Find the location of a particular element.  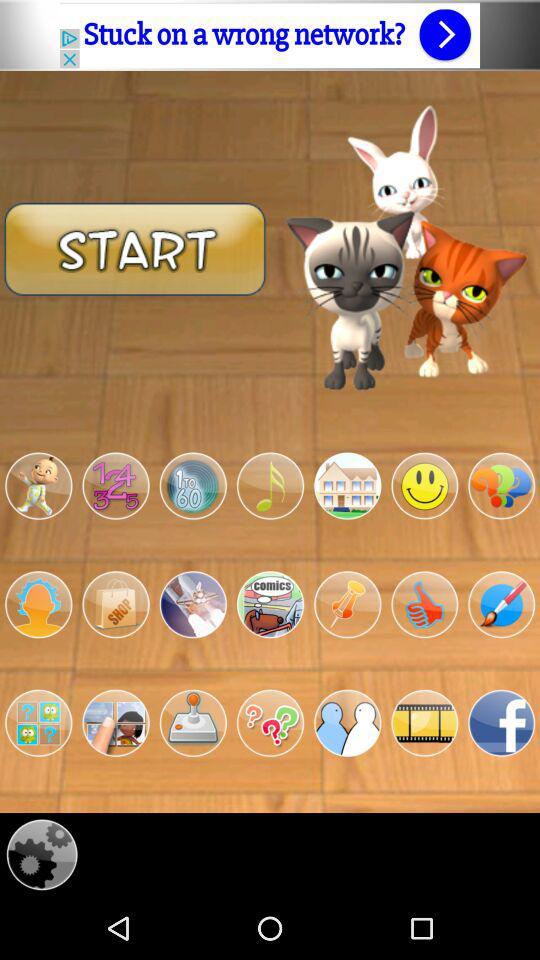

open app is located at coordinates (115, 722).